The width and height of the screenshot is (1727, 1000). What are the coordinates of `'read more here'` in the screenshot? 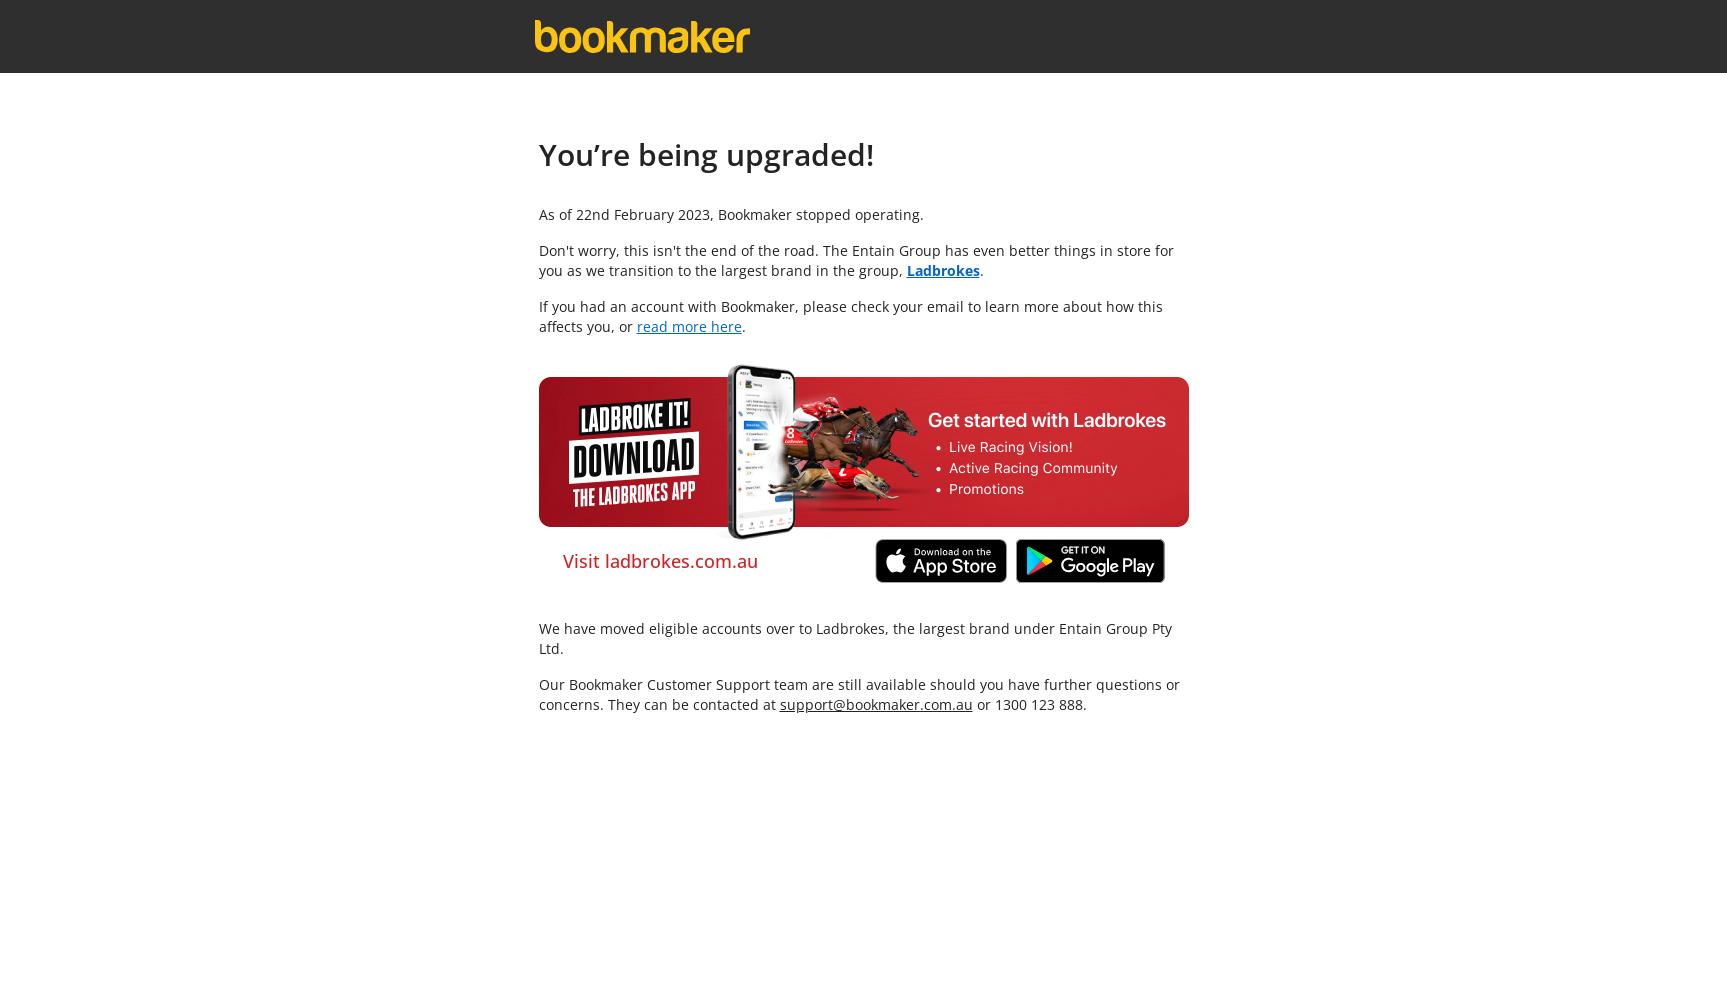 It's located at (687, 325).